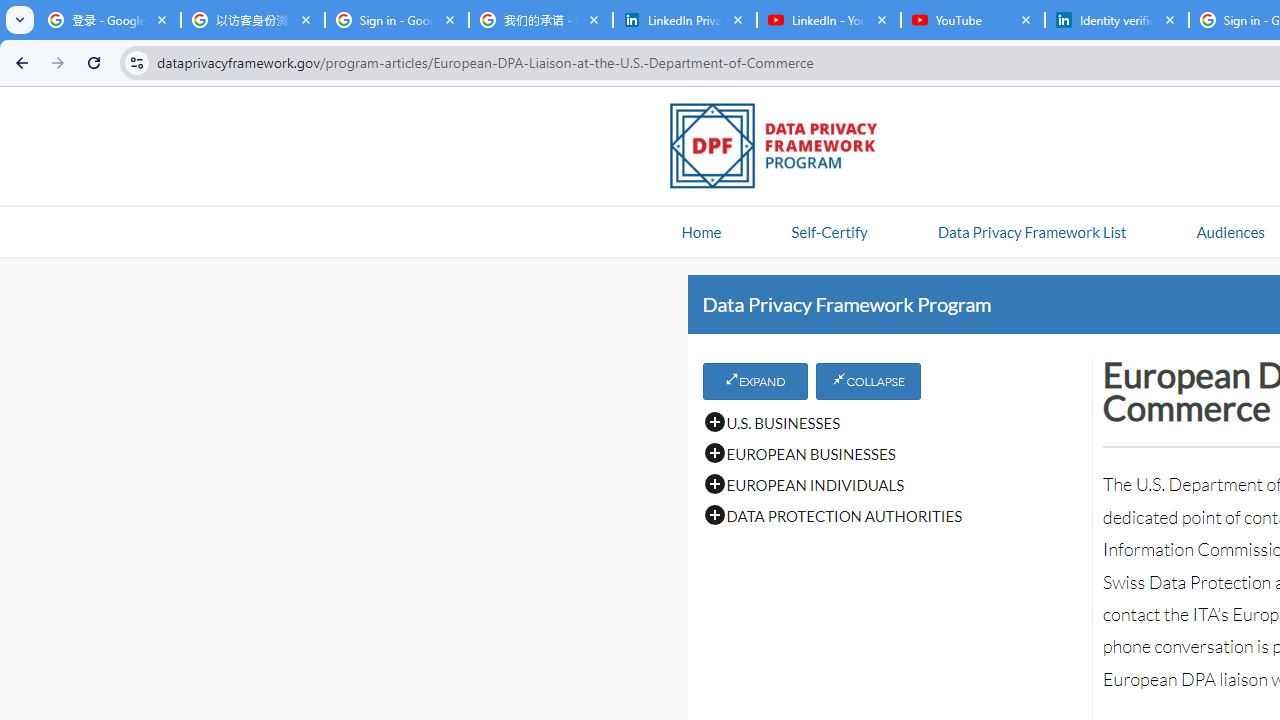 The height and width of the screenshot is (720, 1280). I want to click on 'LinkedIn Privacy Policy', so click(684, 20).